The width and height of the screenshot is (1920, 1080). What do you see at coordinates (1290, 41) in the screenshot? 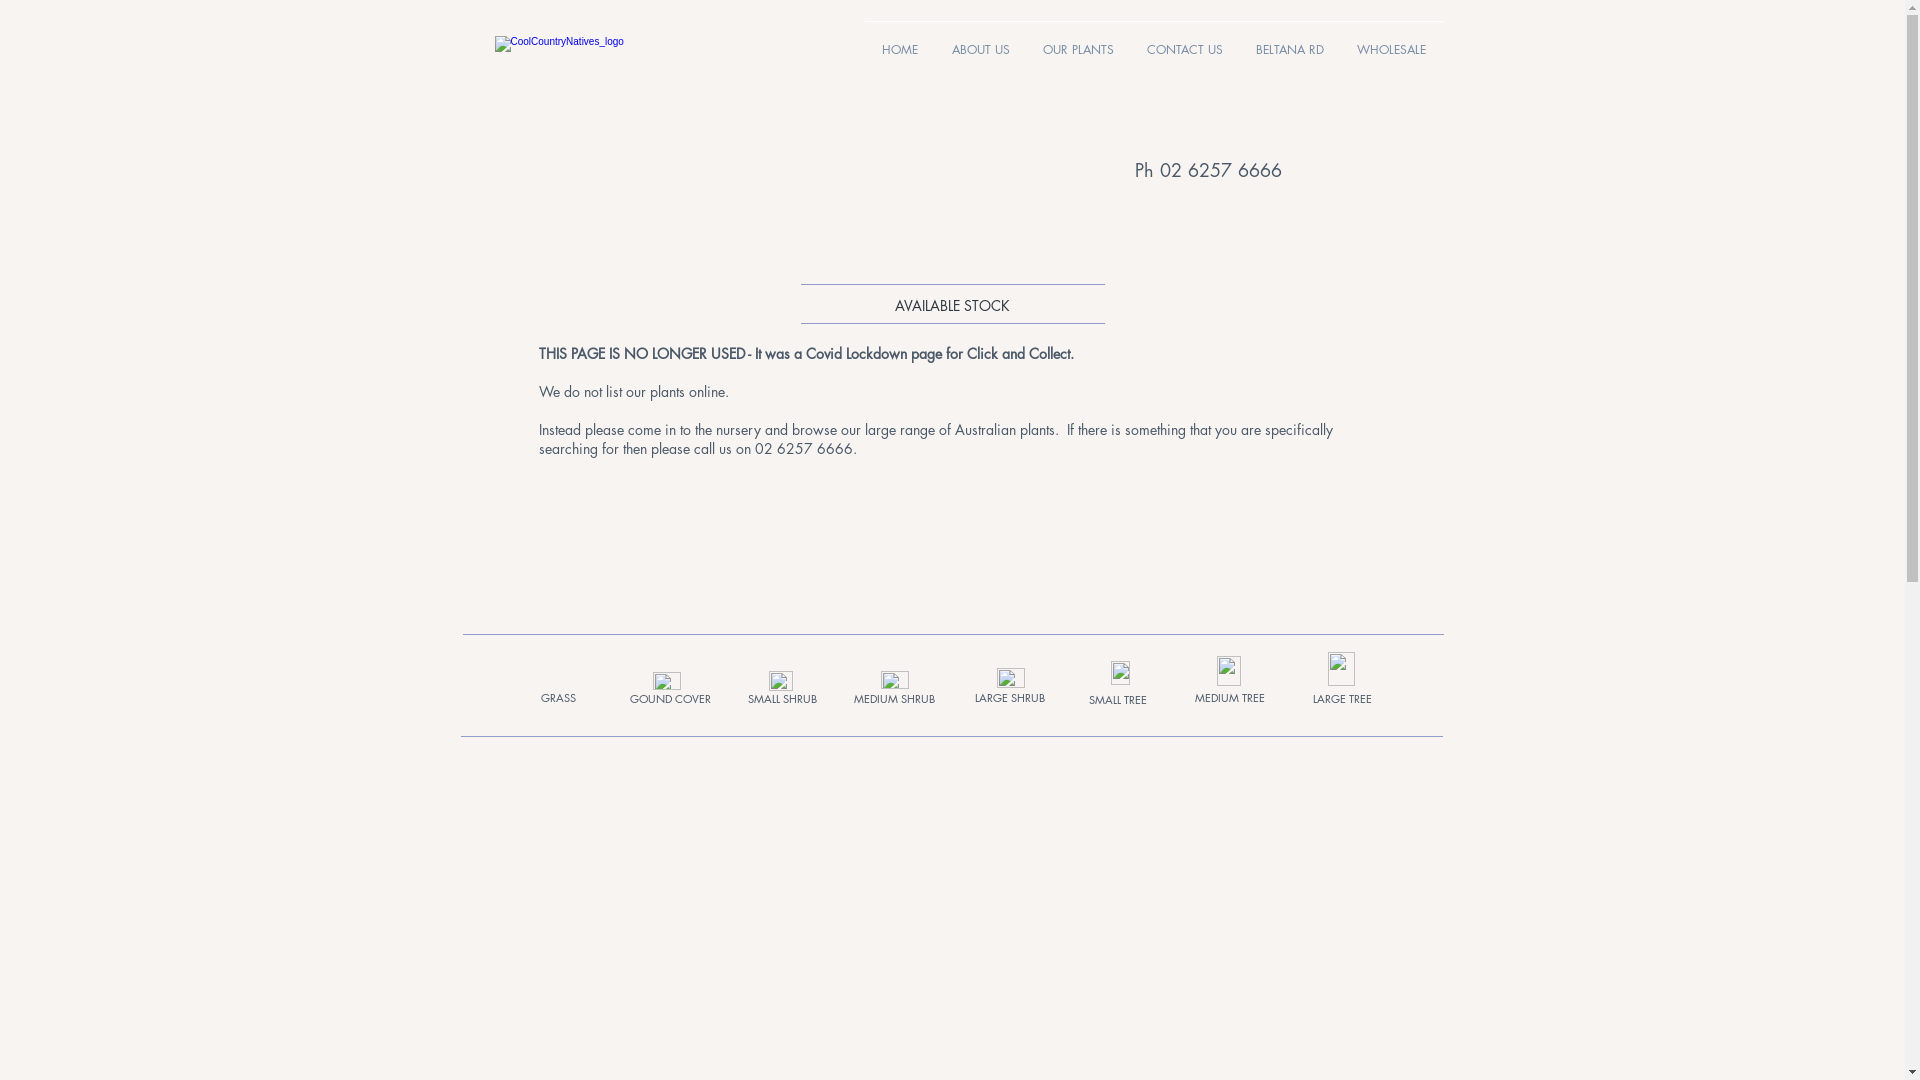
I see `'BELTANA RD'` at bounding box center [1290, 41].